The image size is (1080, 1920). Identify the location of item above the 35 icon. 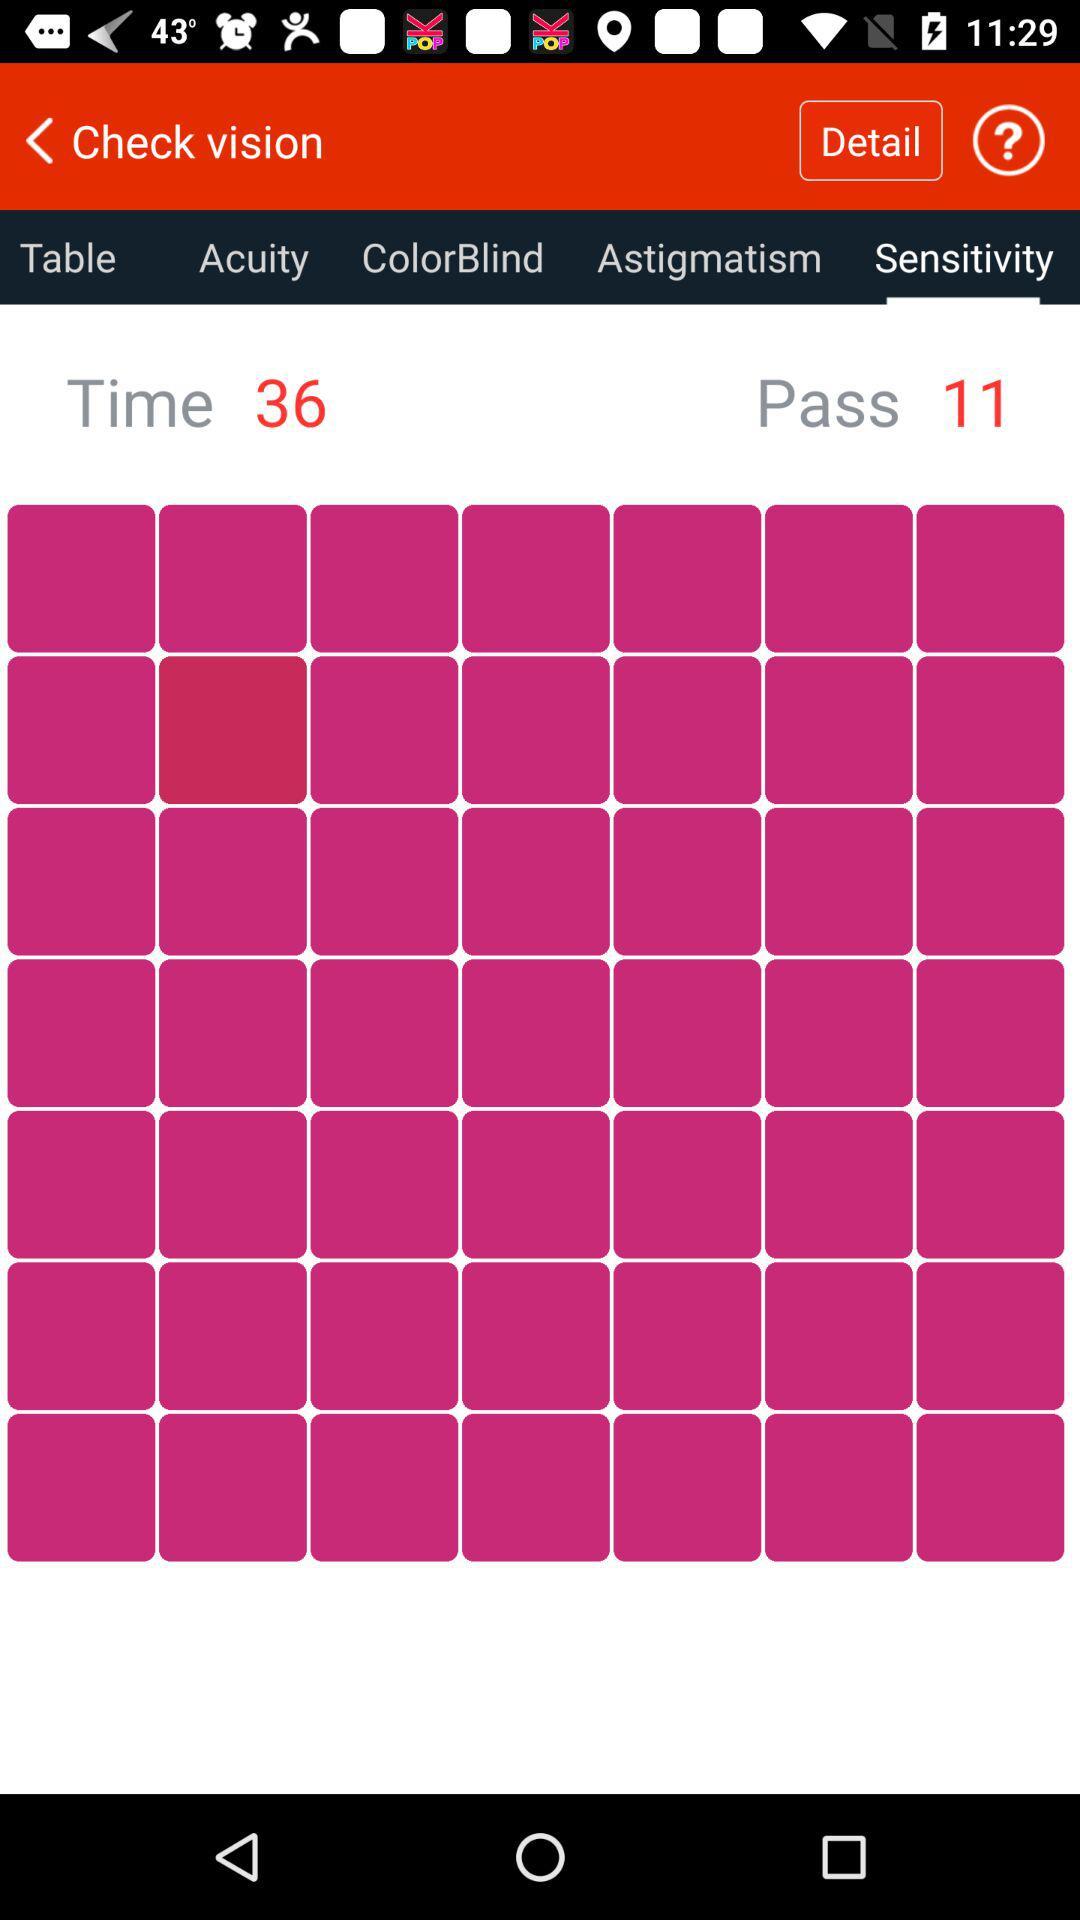
(452, 256).